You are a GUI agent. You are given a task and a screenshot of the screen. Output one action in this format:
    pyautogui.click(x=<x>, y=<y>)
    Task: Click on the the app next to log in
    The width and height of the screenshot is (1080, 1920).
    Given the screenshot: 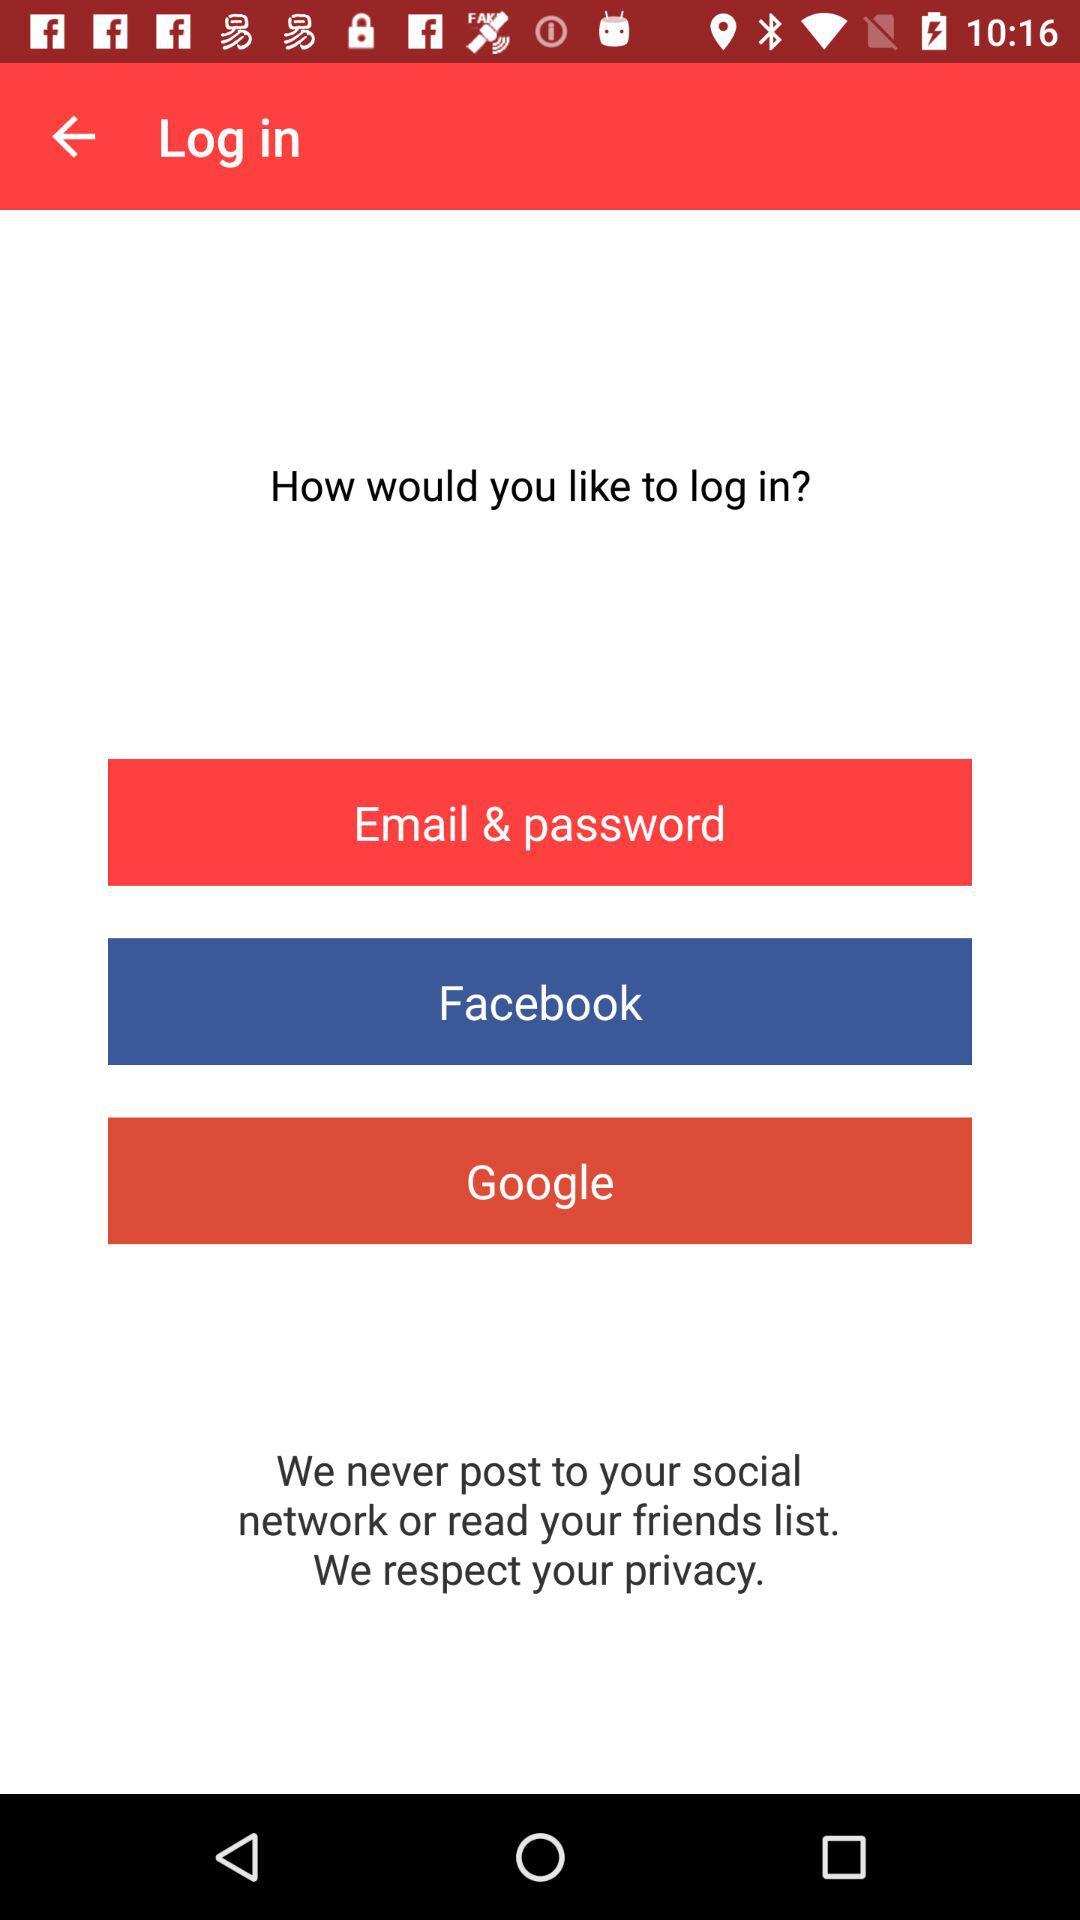 What is the action you would take?
    pyautogui.click(x=72, y=135)
    